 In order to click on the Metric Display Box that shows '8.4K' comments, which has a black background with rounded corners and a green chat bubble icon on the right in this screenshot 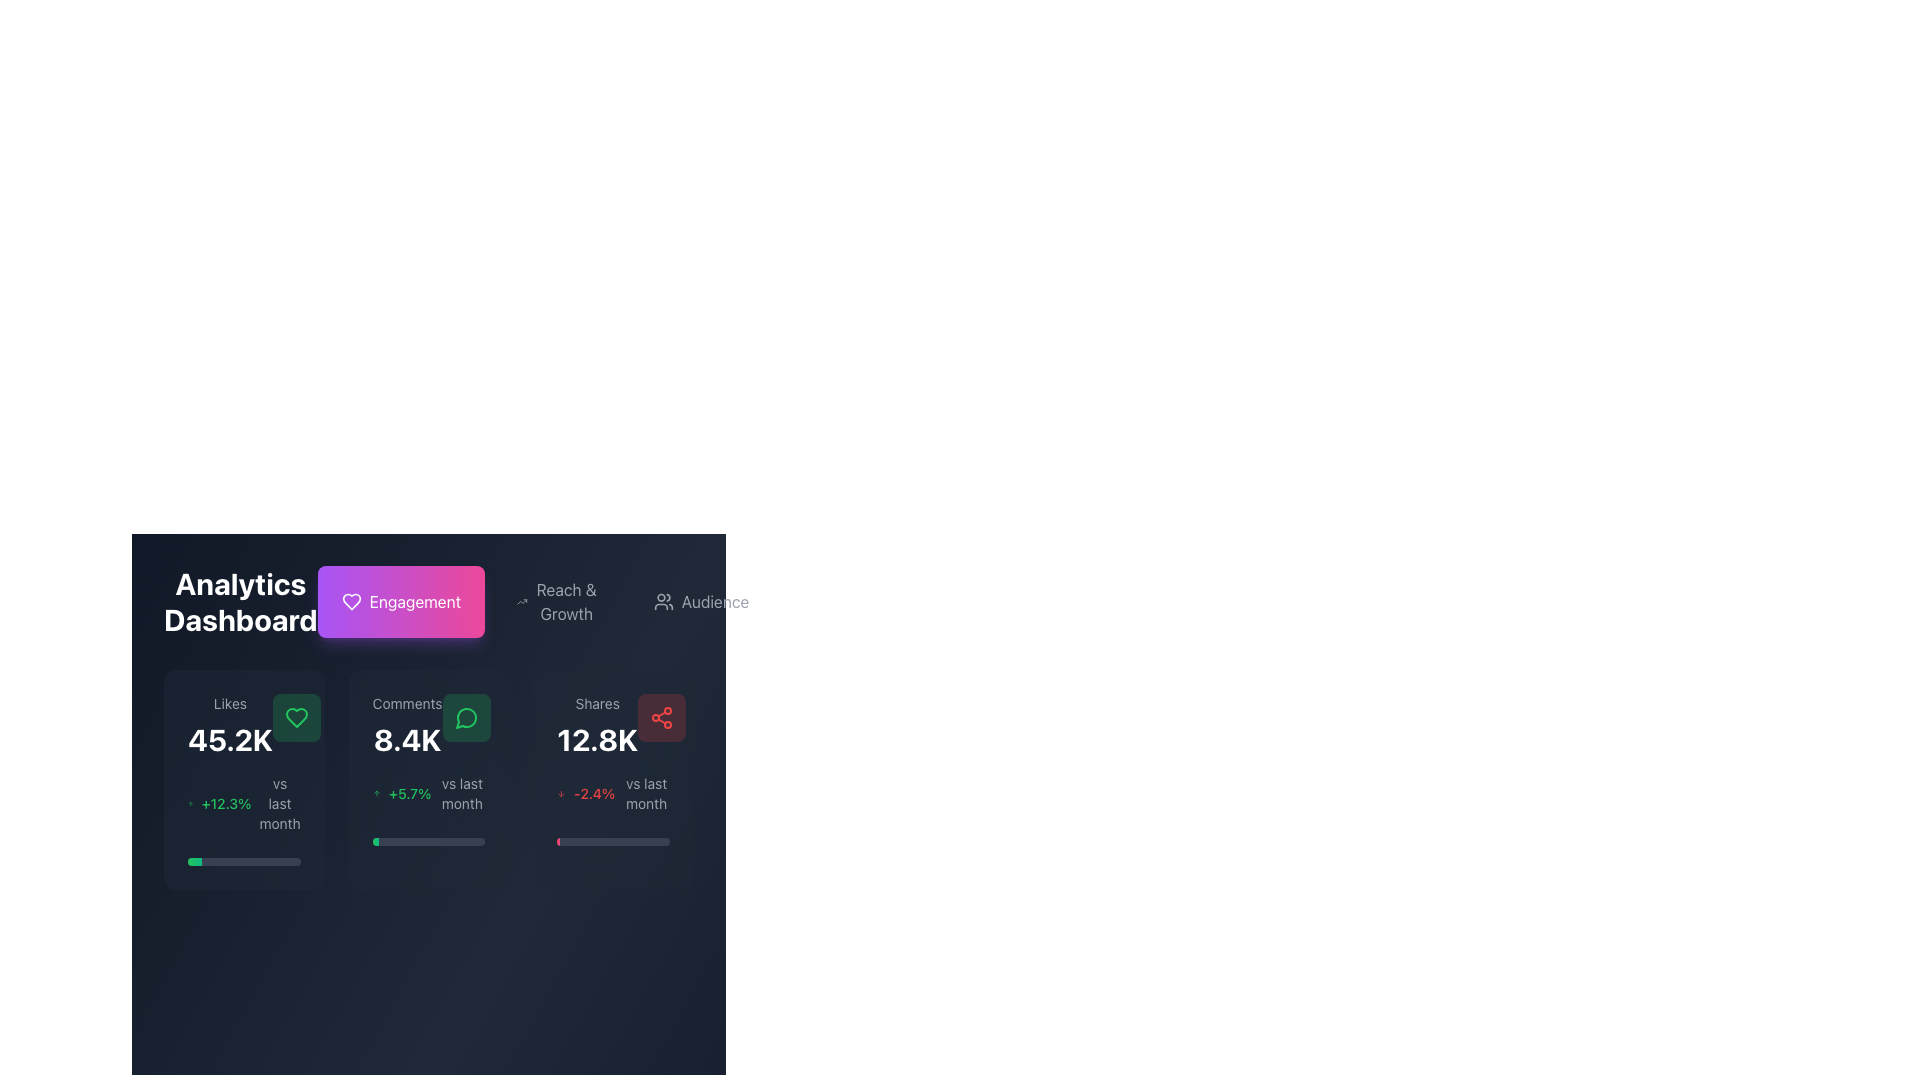, I will do `click(427, 725)`.